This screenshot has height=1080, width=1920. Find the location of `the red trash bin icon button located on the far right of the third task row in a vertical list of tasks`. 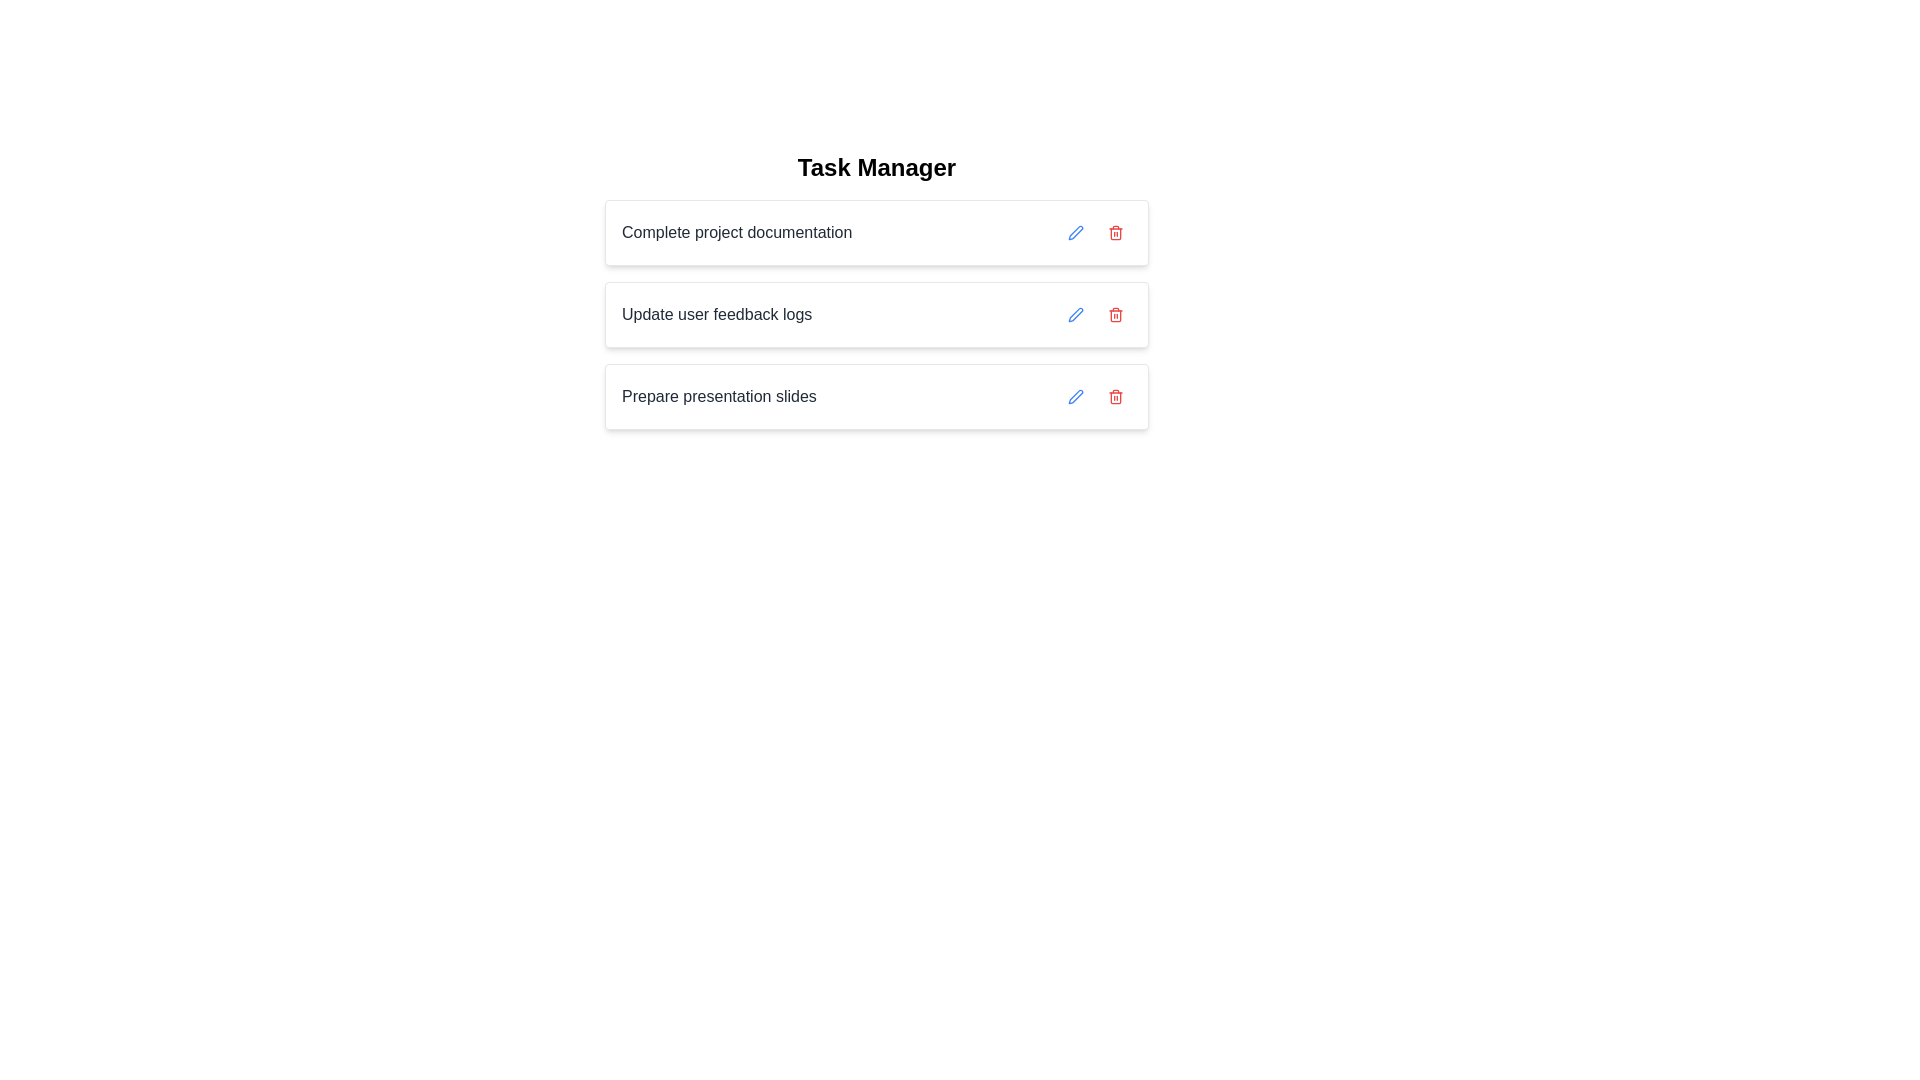

the red trash bin icon button located on the far right of the third task row in a vertical list of tasks is located at coordinates (1115, 397).